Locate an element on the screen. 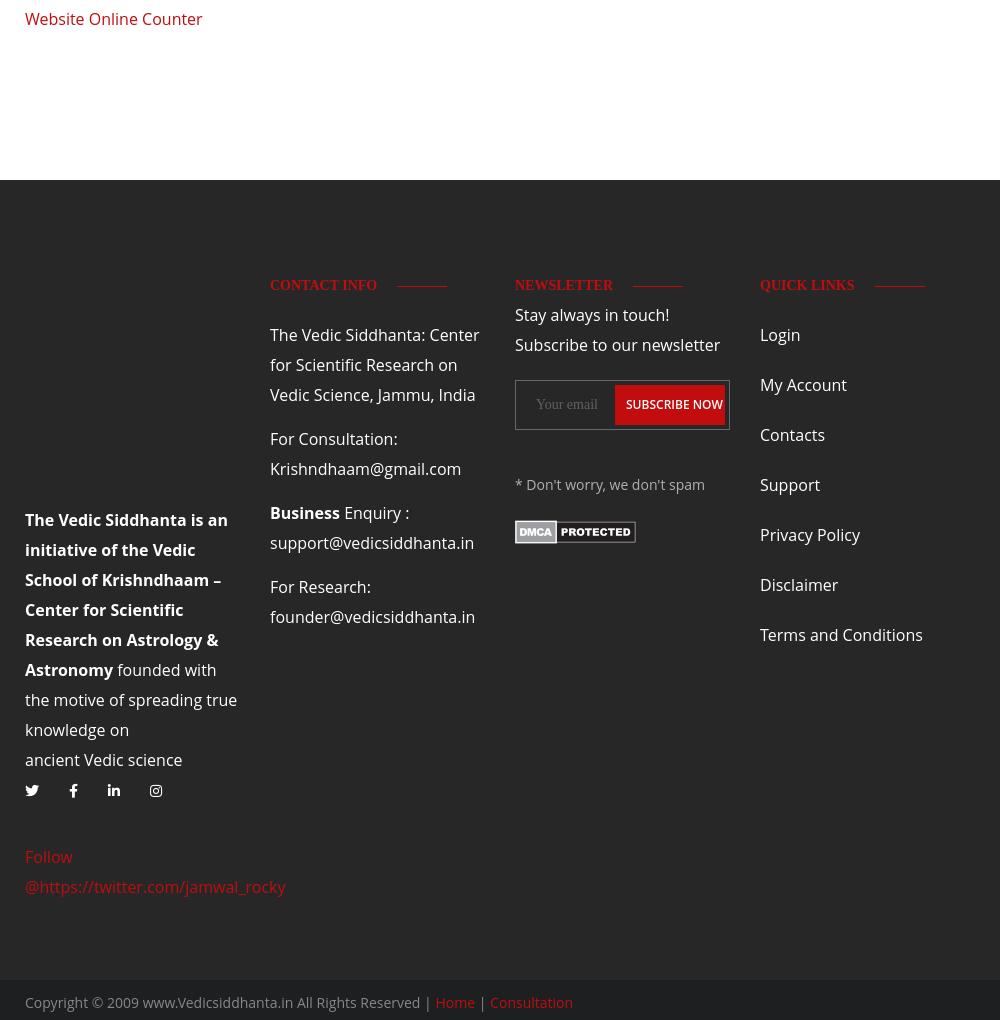  'science' is located at coordinates (154, 758).